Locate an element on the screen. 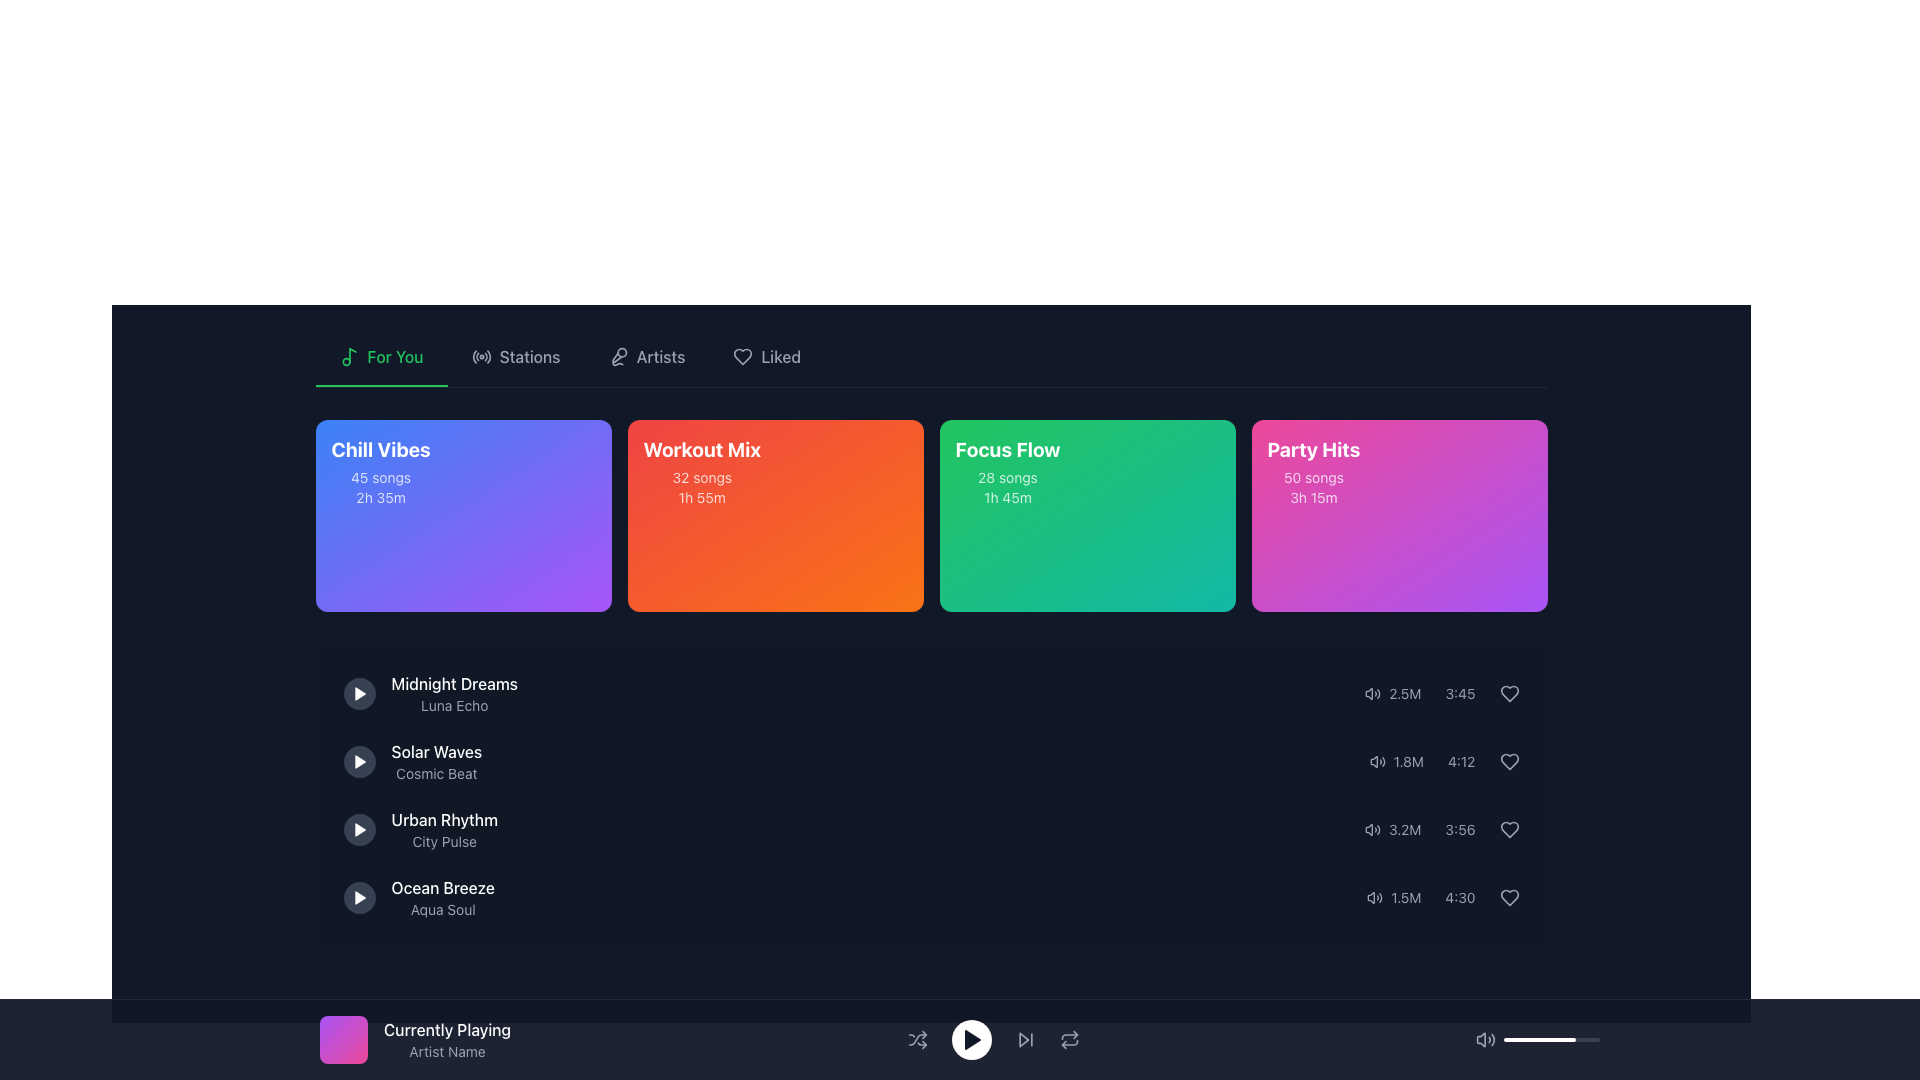 This screenshot has width=1920, height=1080. slider value is located at coordinates (1520, 1039).